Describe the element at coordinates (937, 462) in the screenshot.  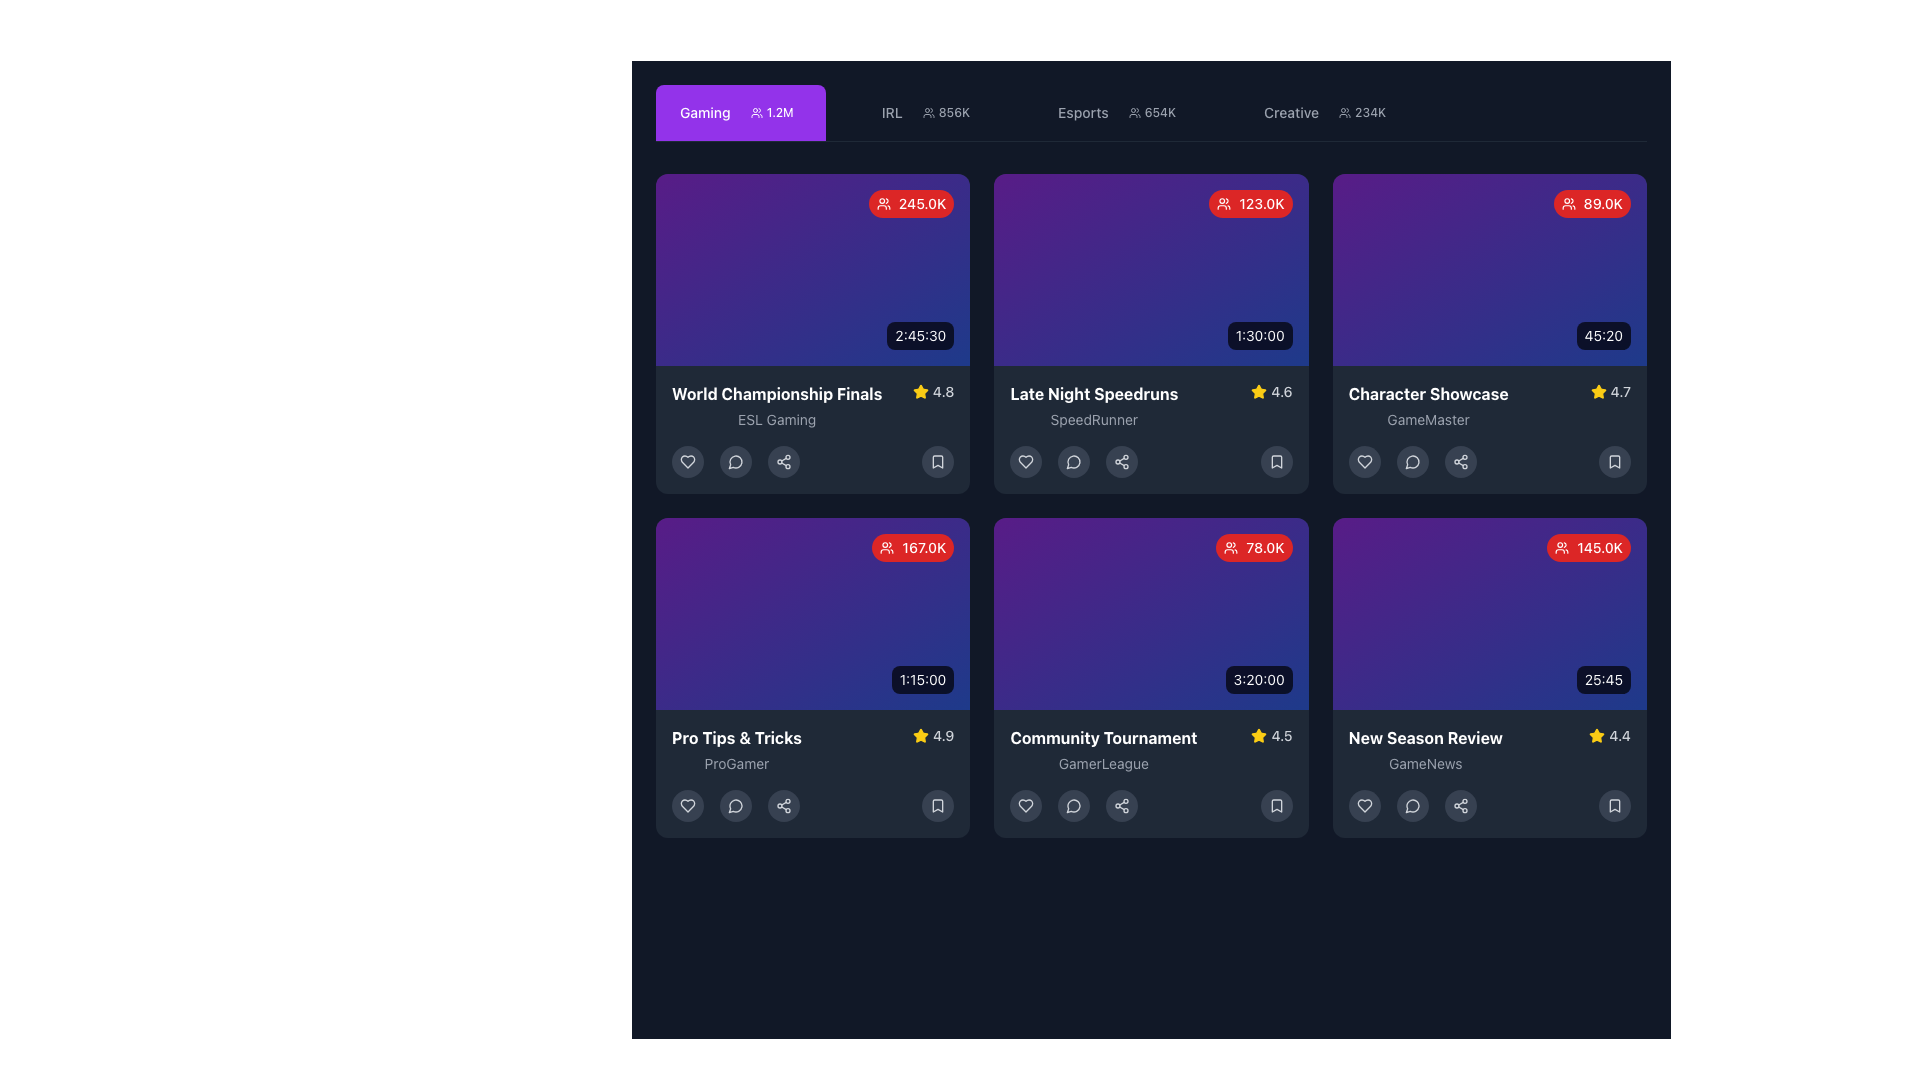
I see `the 'Bookmark' icon located in the bottom-right corner of the 'World Championship Finals' card` at that location.